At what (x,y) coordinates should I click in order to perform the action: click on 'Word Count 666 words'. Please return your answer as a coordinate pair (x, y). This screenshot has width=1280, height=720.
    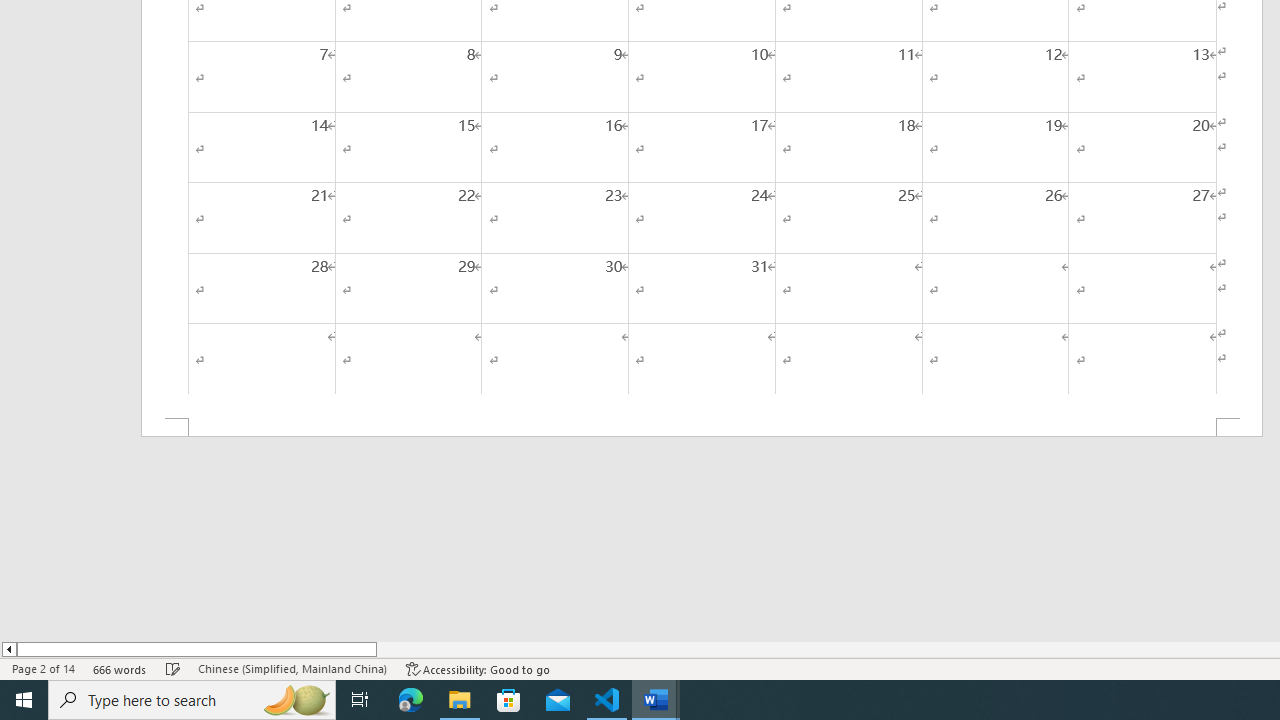
    Looking at the image, I should click on (119, 669).